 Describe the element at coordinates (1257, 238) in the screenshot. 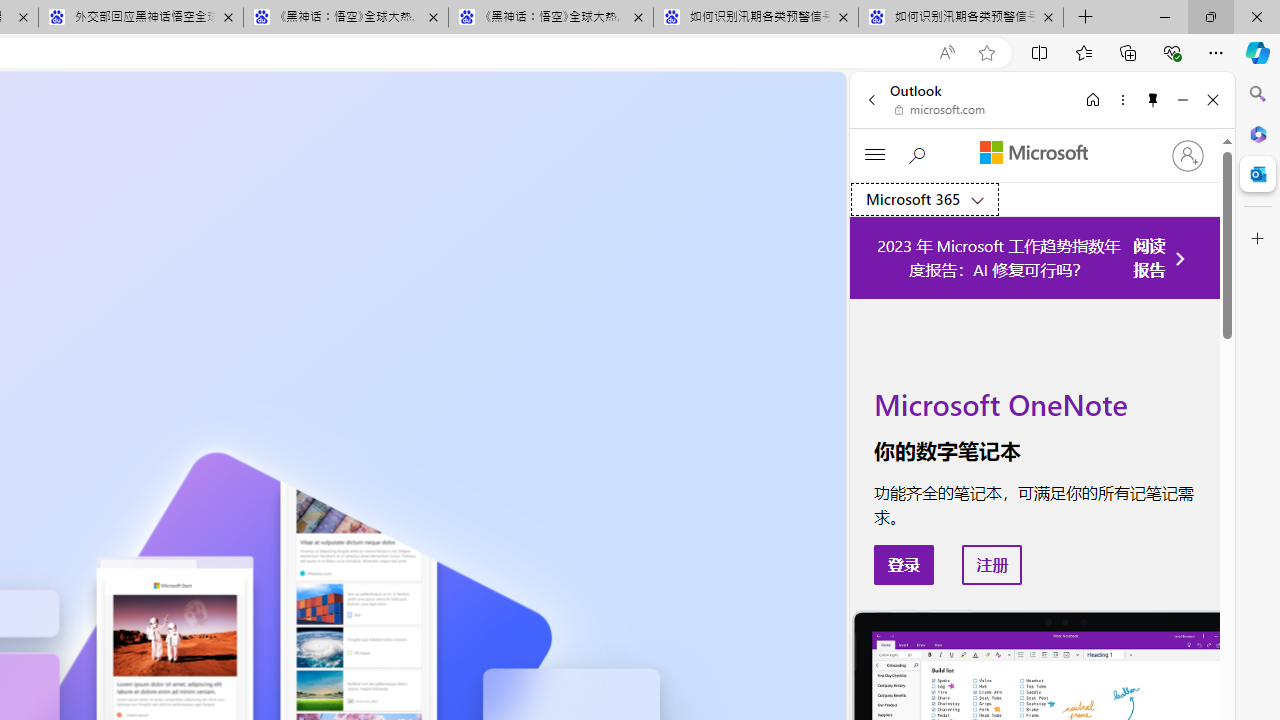

I see `'Customize'` at that location.